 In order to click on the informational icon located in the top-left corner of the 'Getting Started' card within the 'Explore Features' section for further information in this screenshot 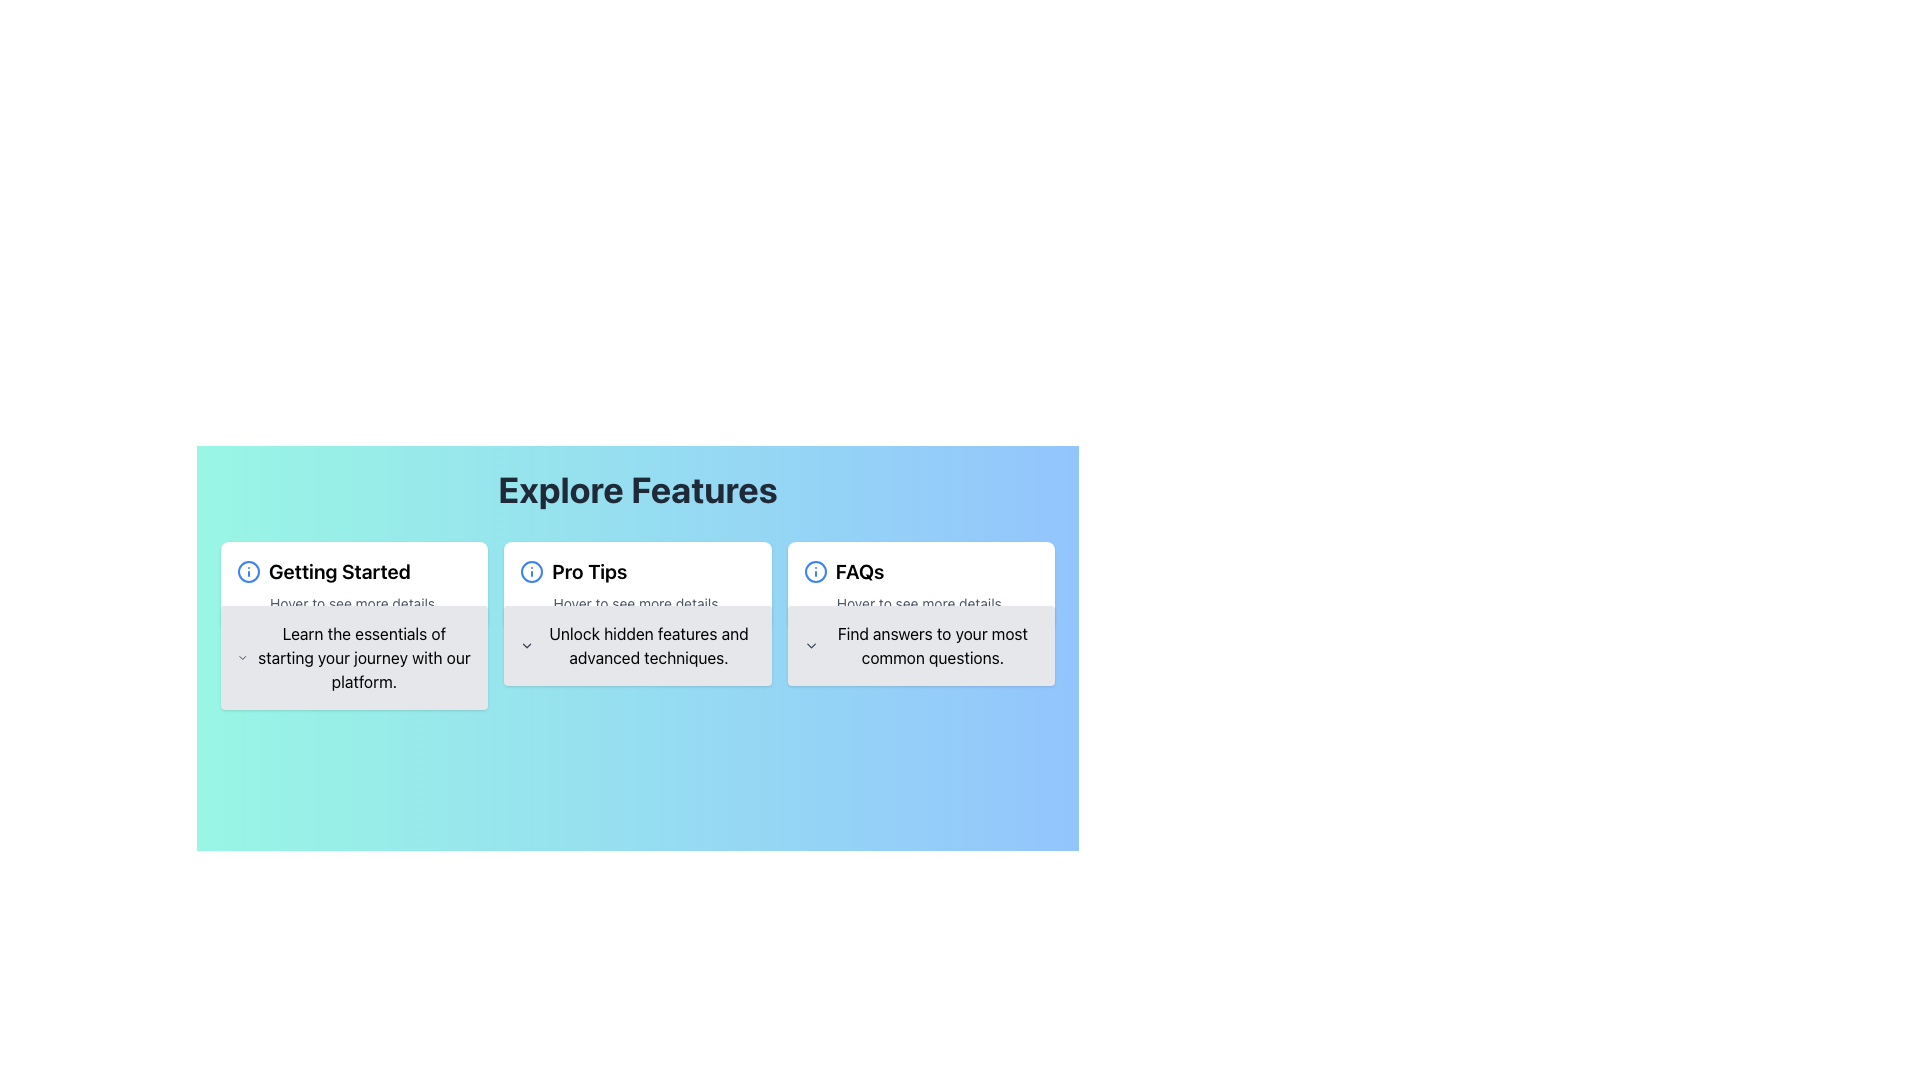, I will do `click(248, 571)`.